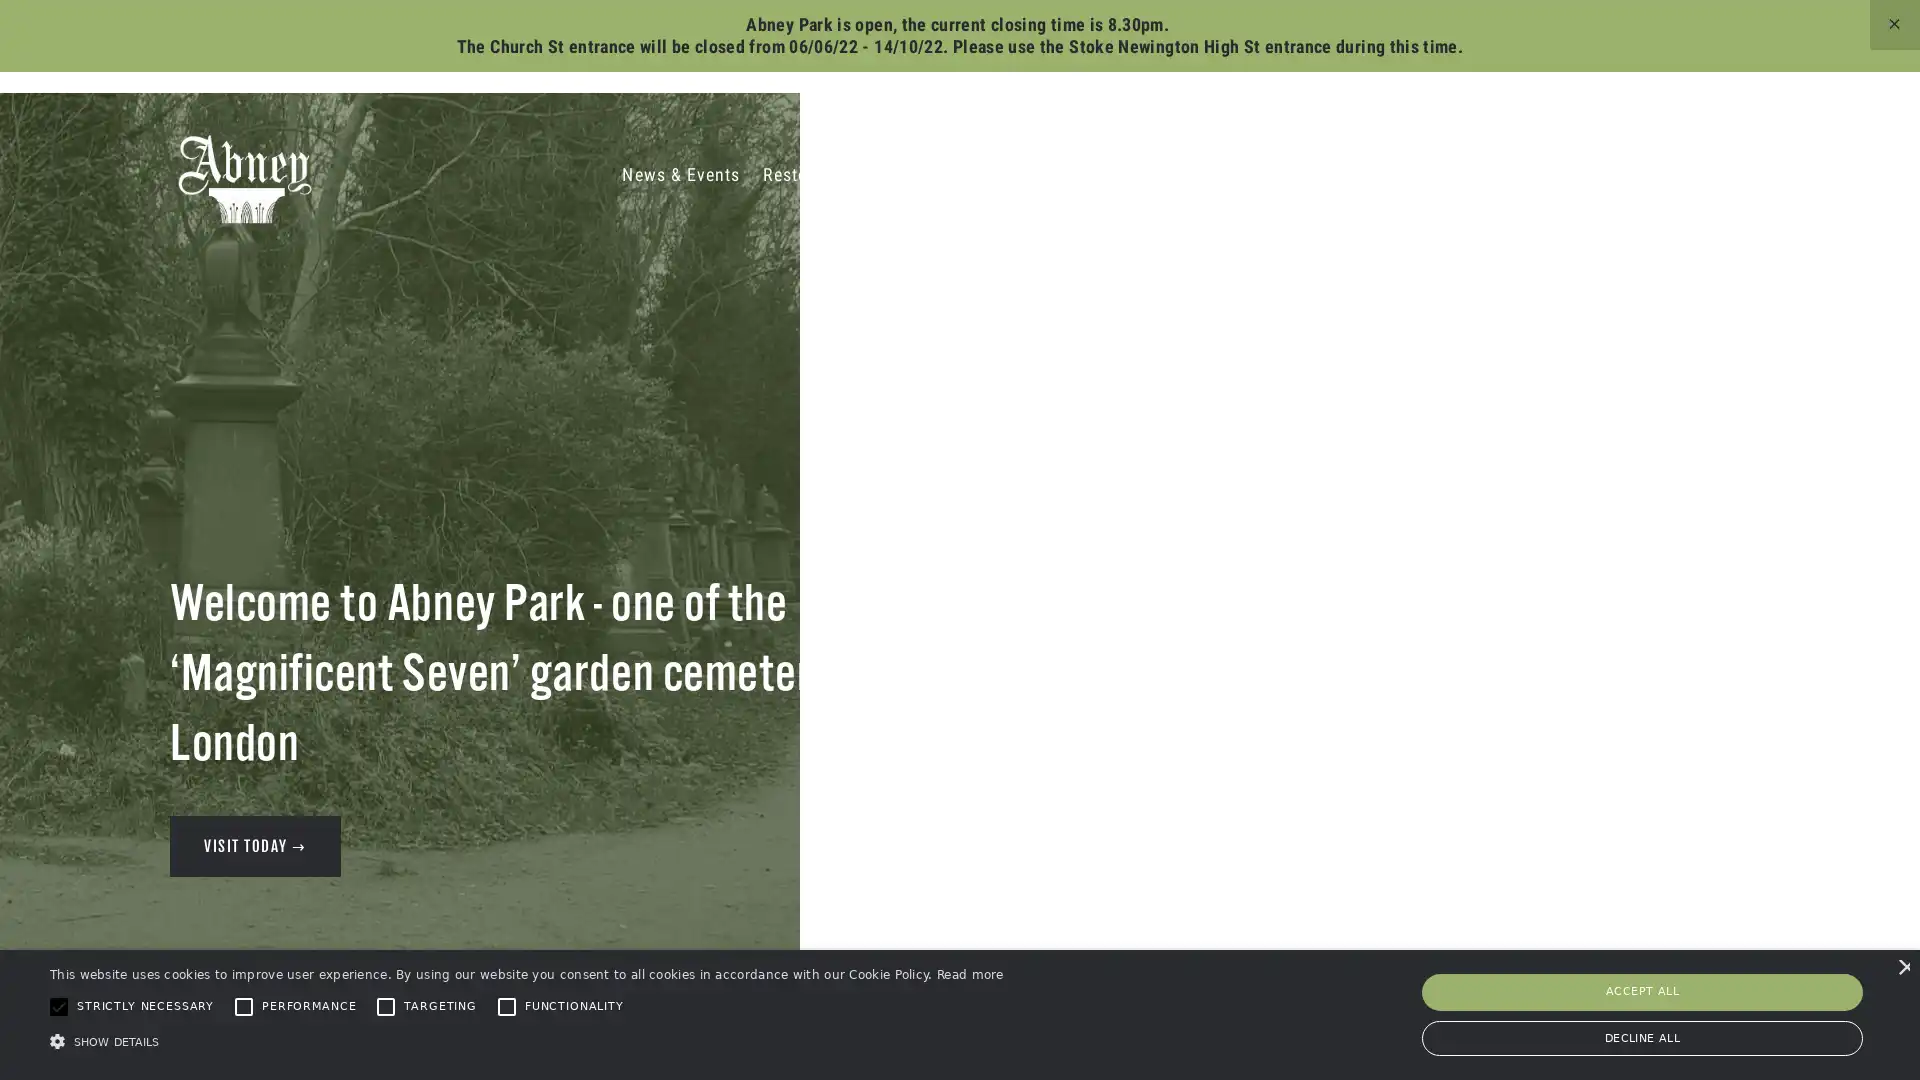 This screenshot has height=1080, width=1920. What do you see at coordinates (1246, 161) in the screenshot?
I see `Close` at bounding box center [1246, 161].